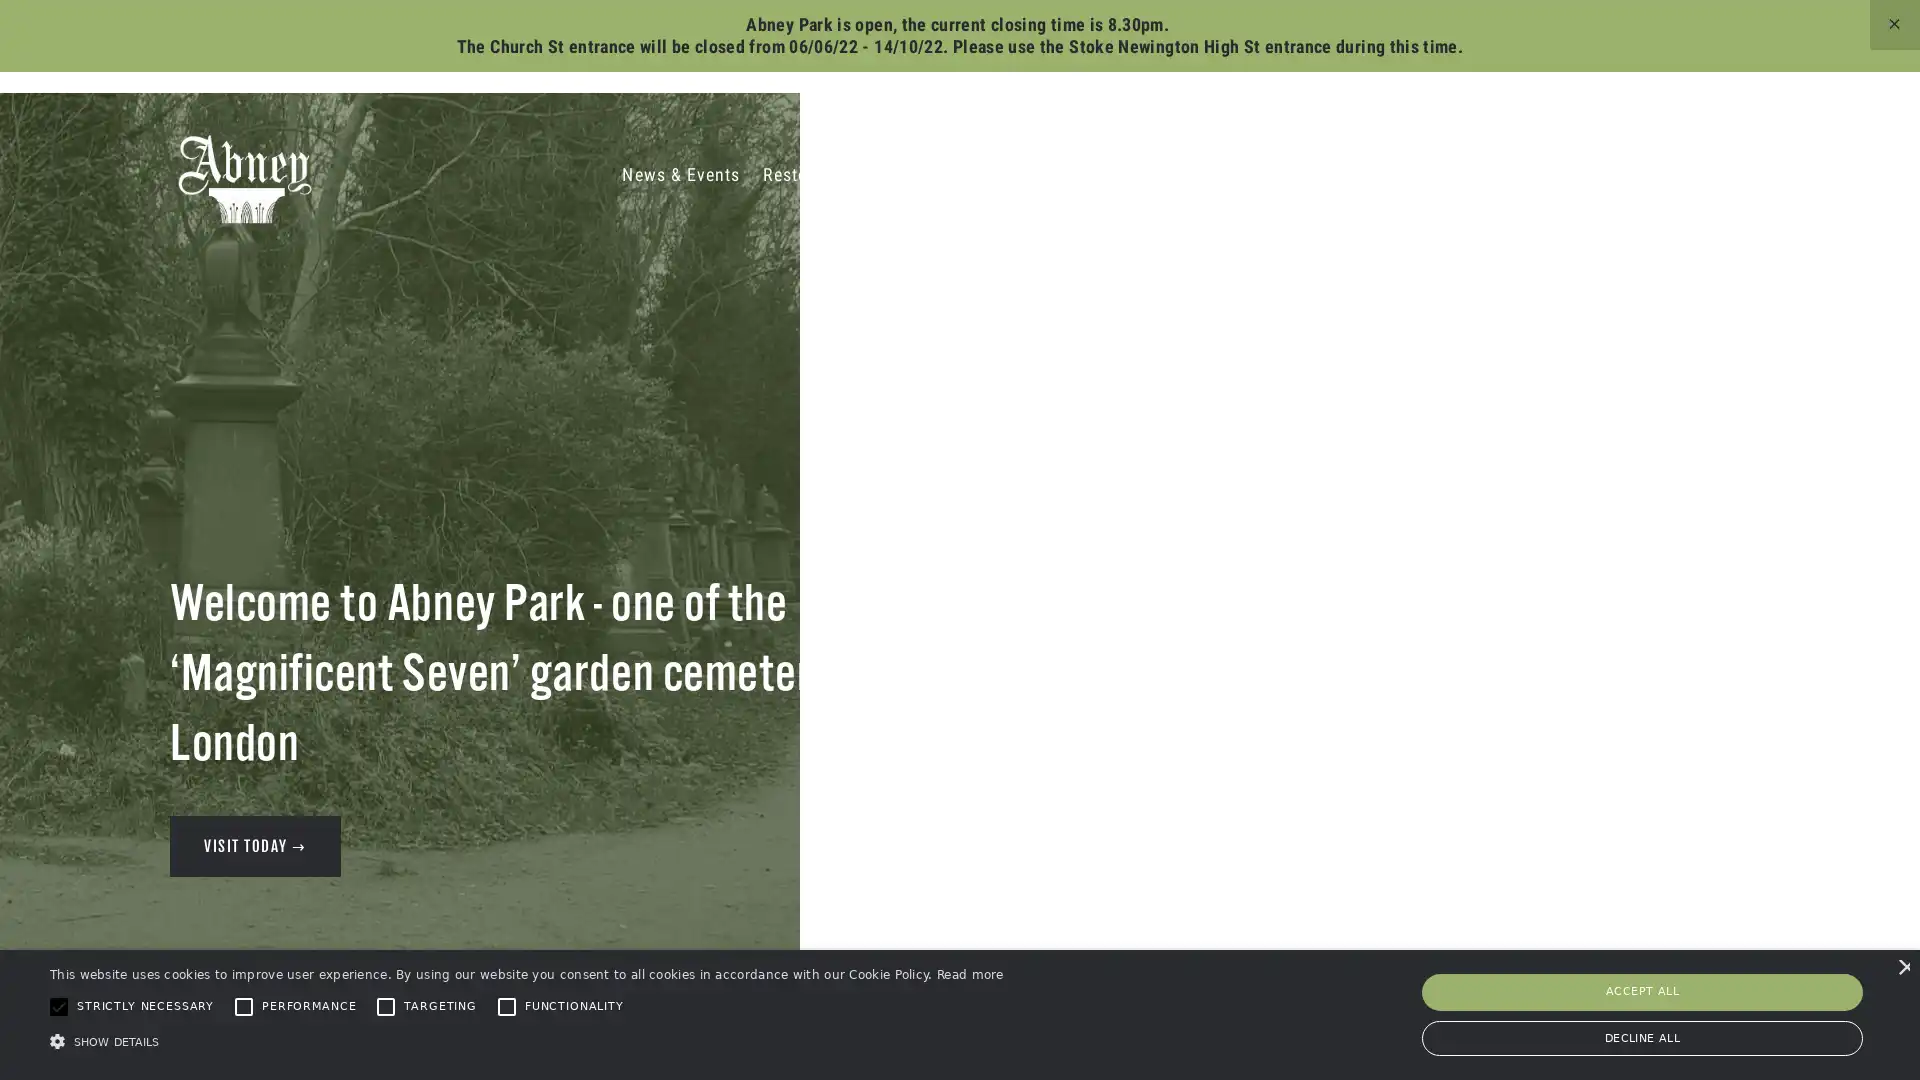 This screenshot has height=1080, width=1920. What do you see at coordinates (1246, 161) in the screenshot?
I see `Close` at bounding box center [1246, 161].